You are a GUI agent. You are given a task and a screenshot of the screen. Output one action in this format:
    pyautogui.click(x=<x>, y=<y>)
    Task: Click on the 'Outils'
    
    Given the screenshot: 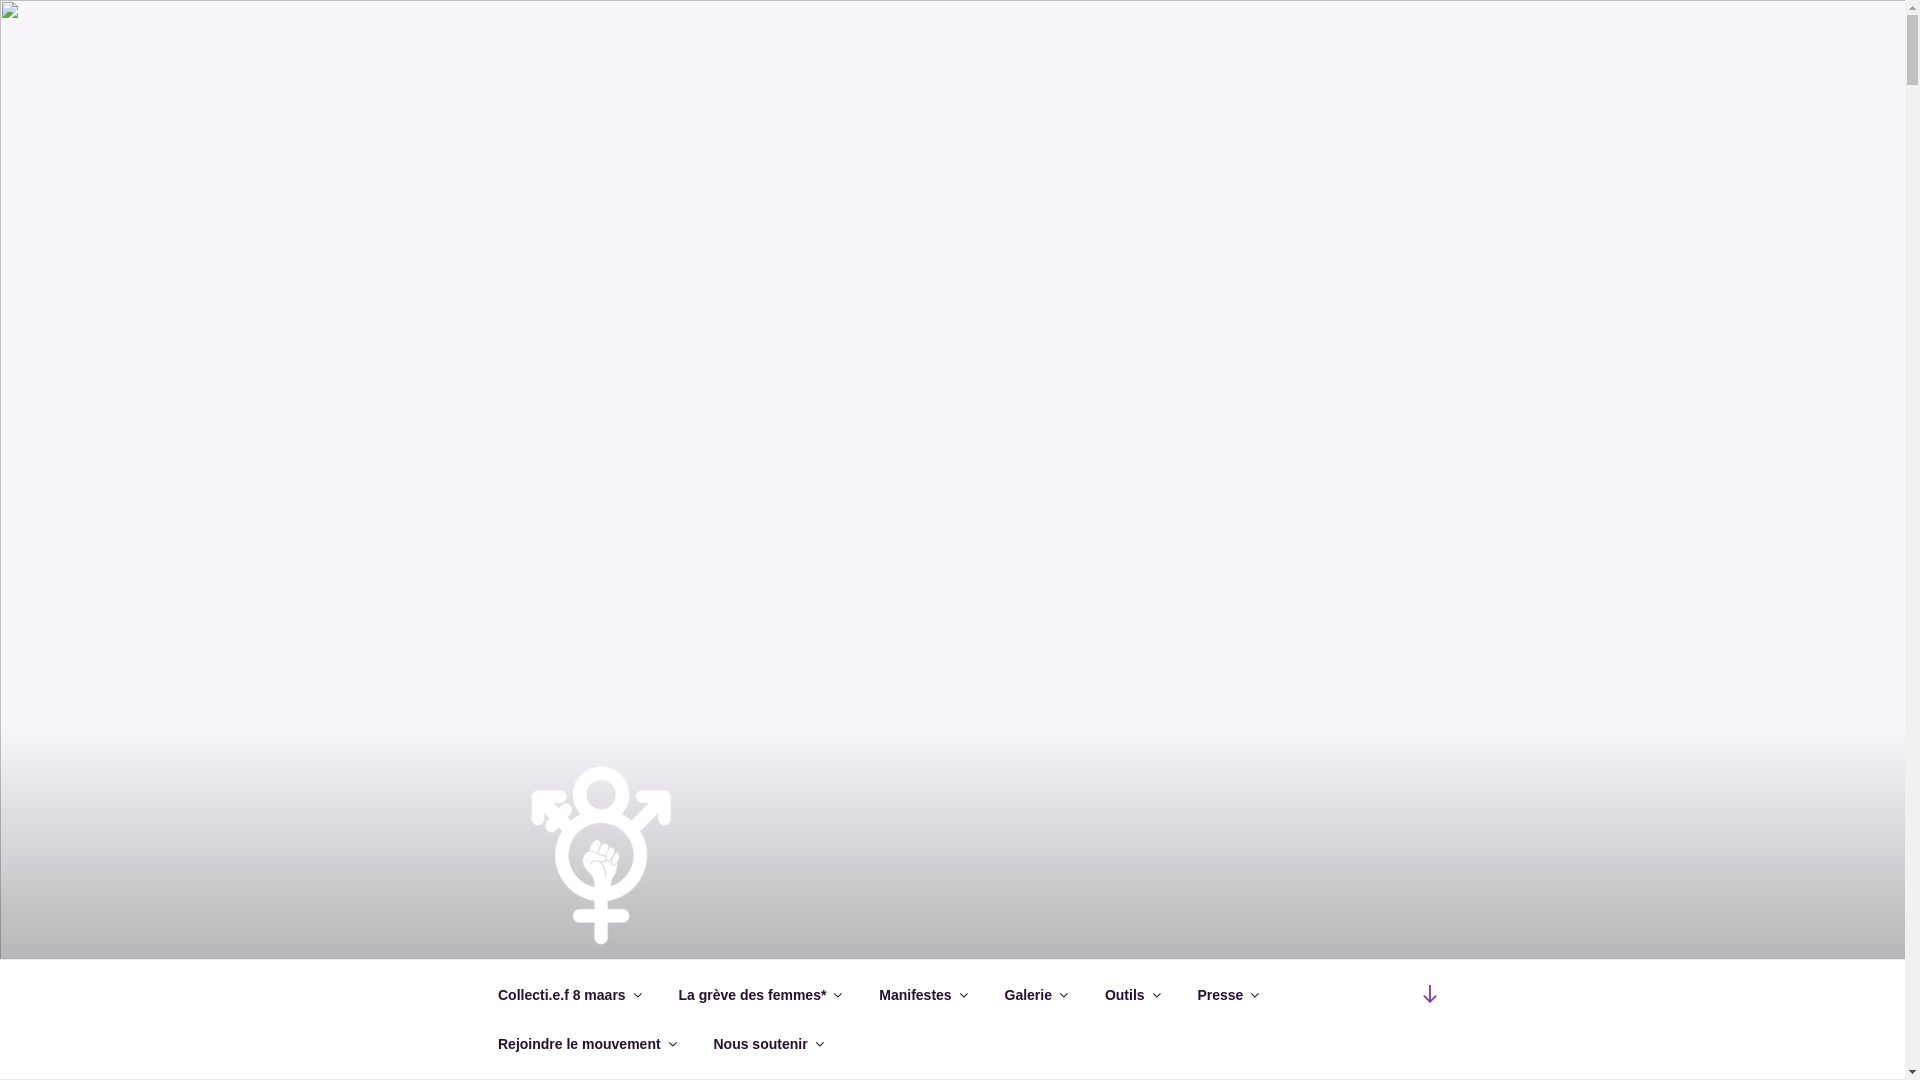 What is the action you would take?
    pyautogui.click(x=1131, y=994)
    